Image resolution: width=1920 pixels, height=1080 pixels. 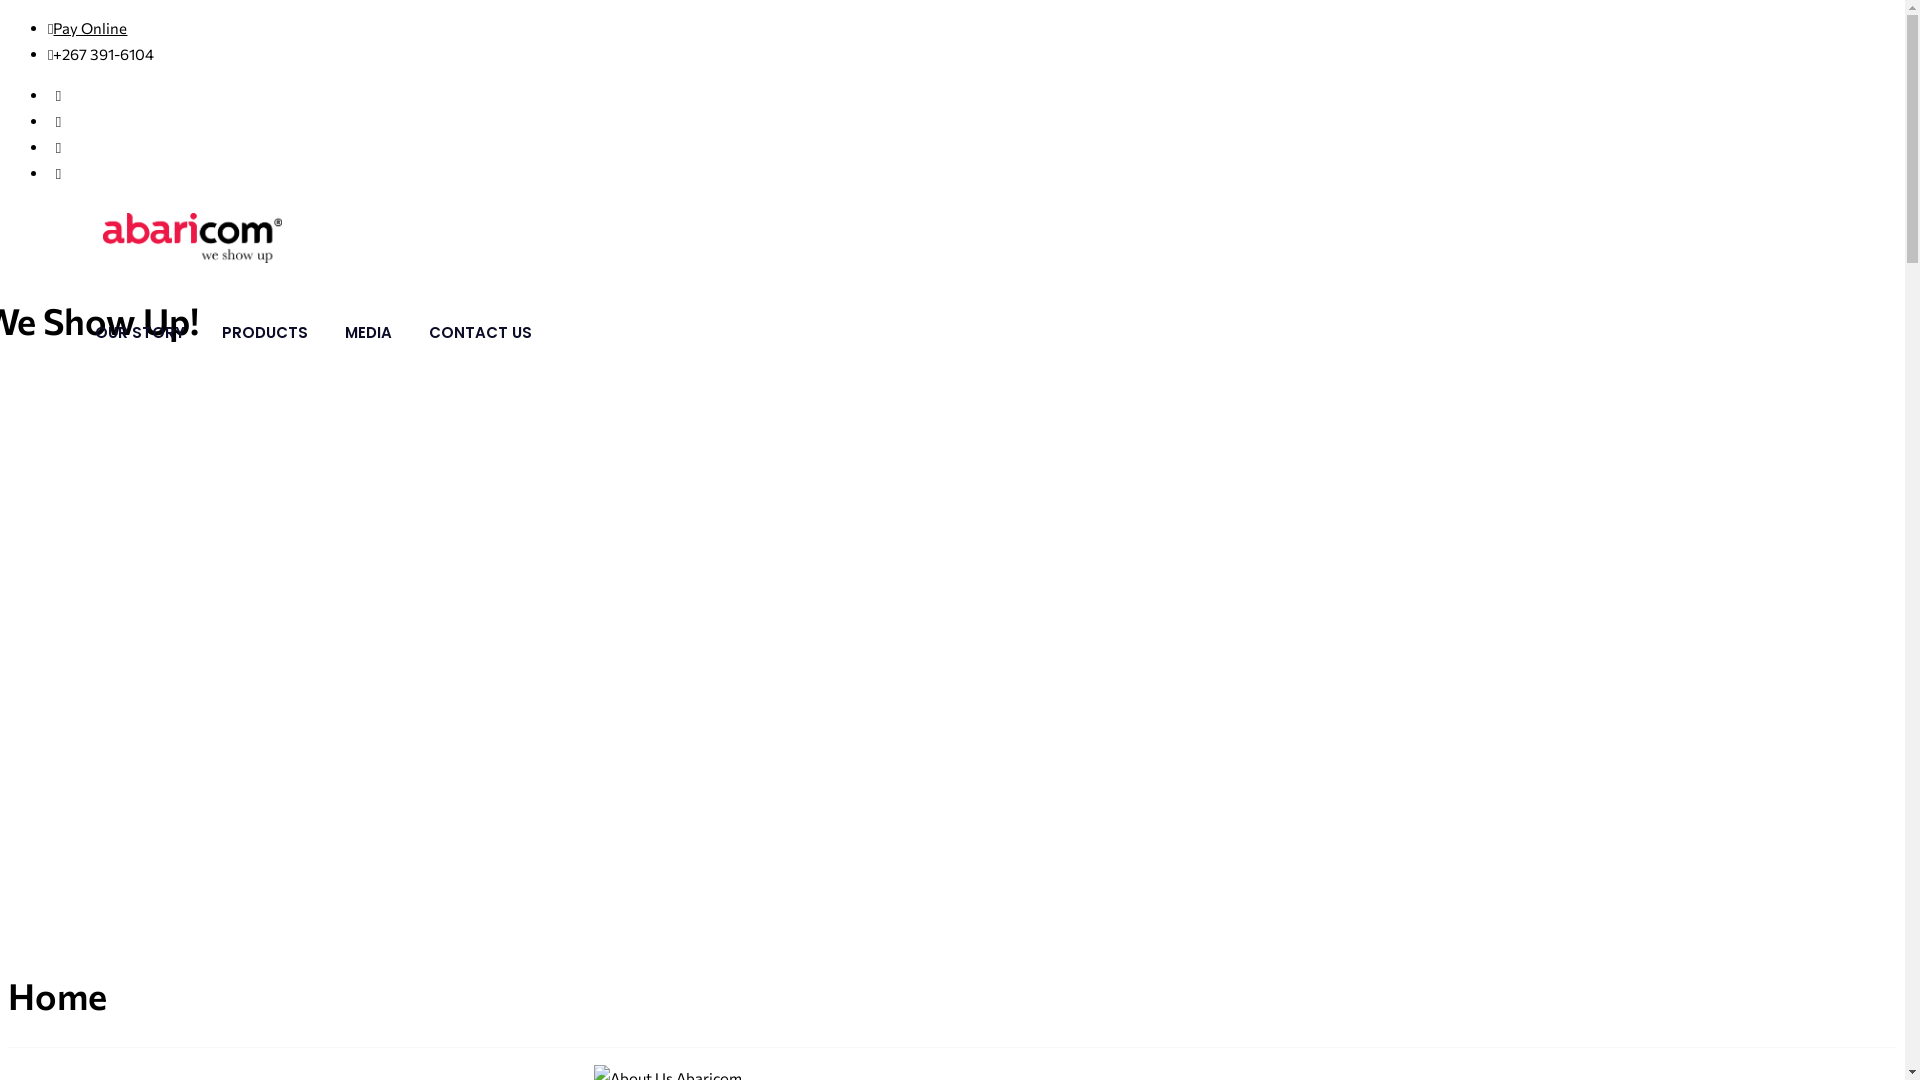 What do you see at coordinates (368, 331) in the screenshot?
I see `'MEDIA'` at bounding box center [368, 331].